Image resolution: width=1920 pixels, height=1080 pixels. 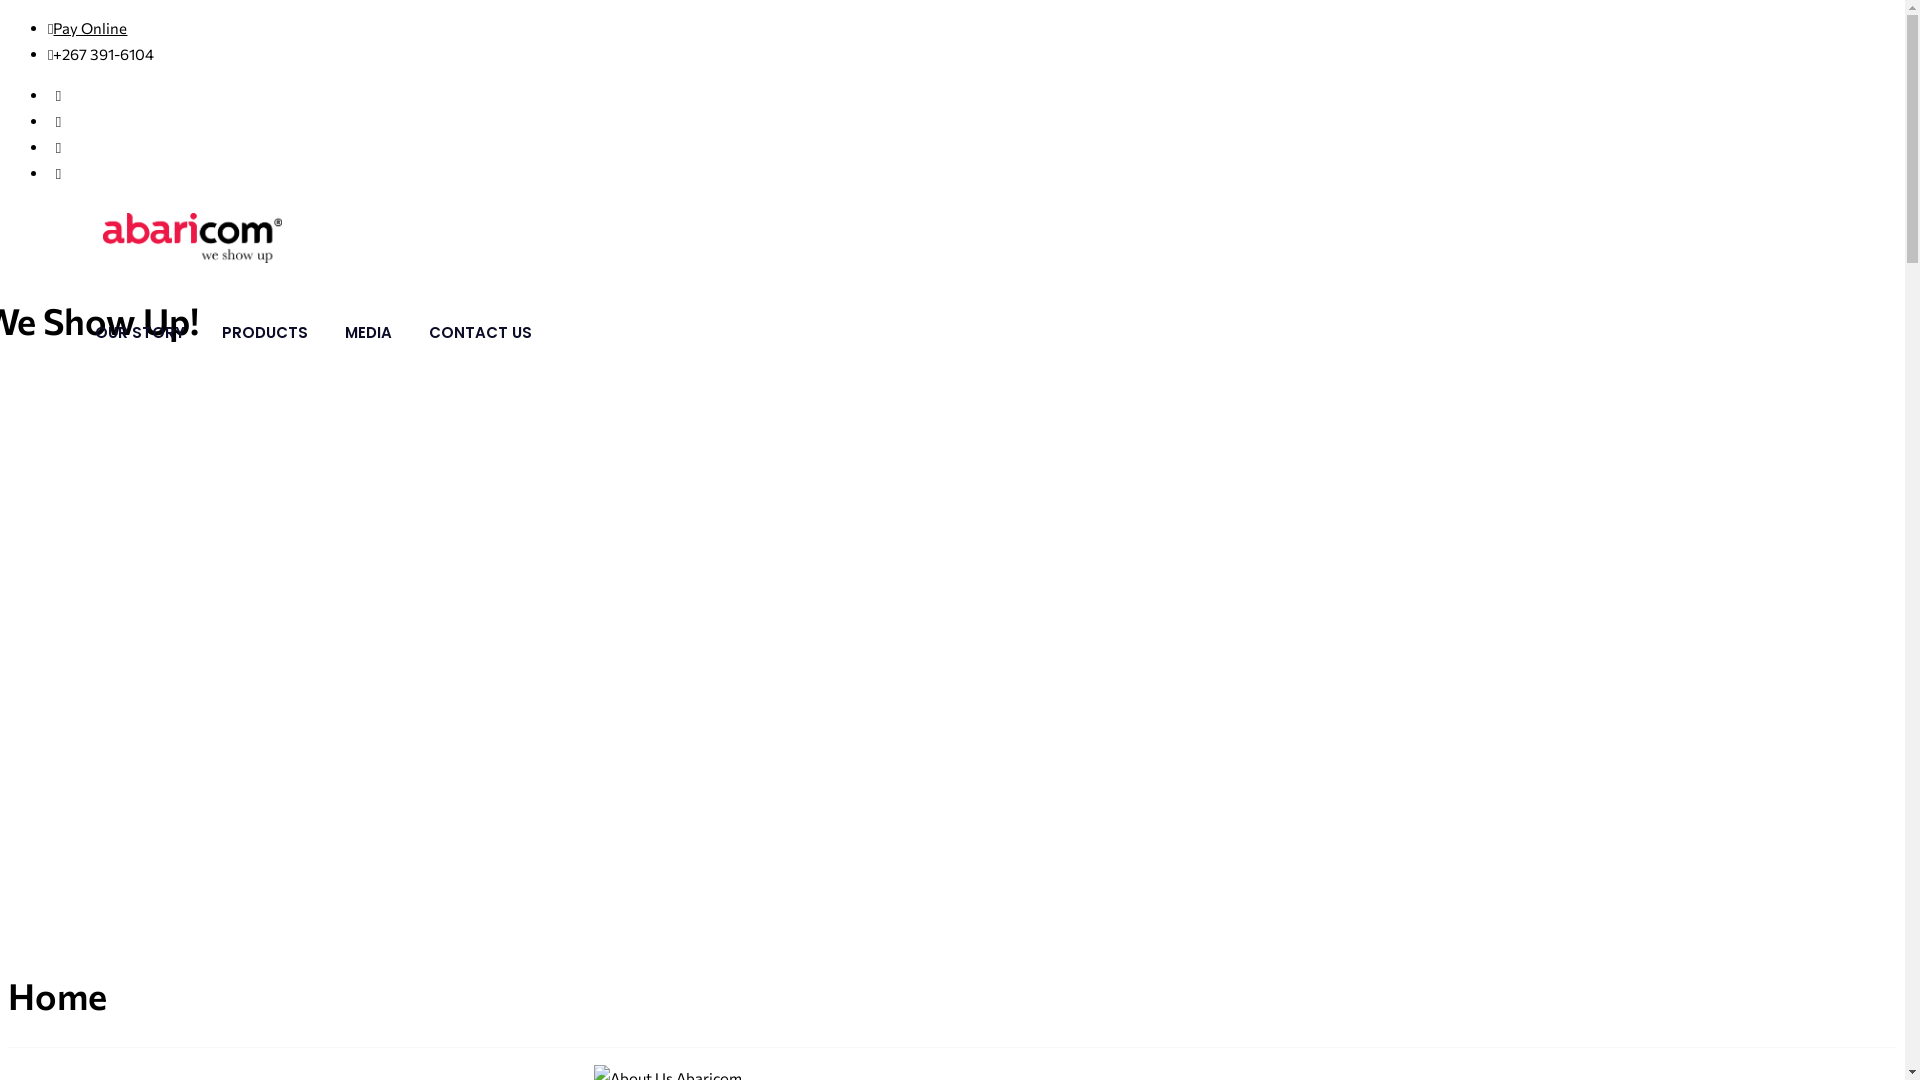 What do you see at coordinates (368, 331) in the screenshot?
I see `'MEDIA'` at bounding box center [368, 331].